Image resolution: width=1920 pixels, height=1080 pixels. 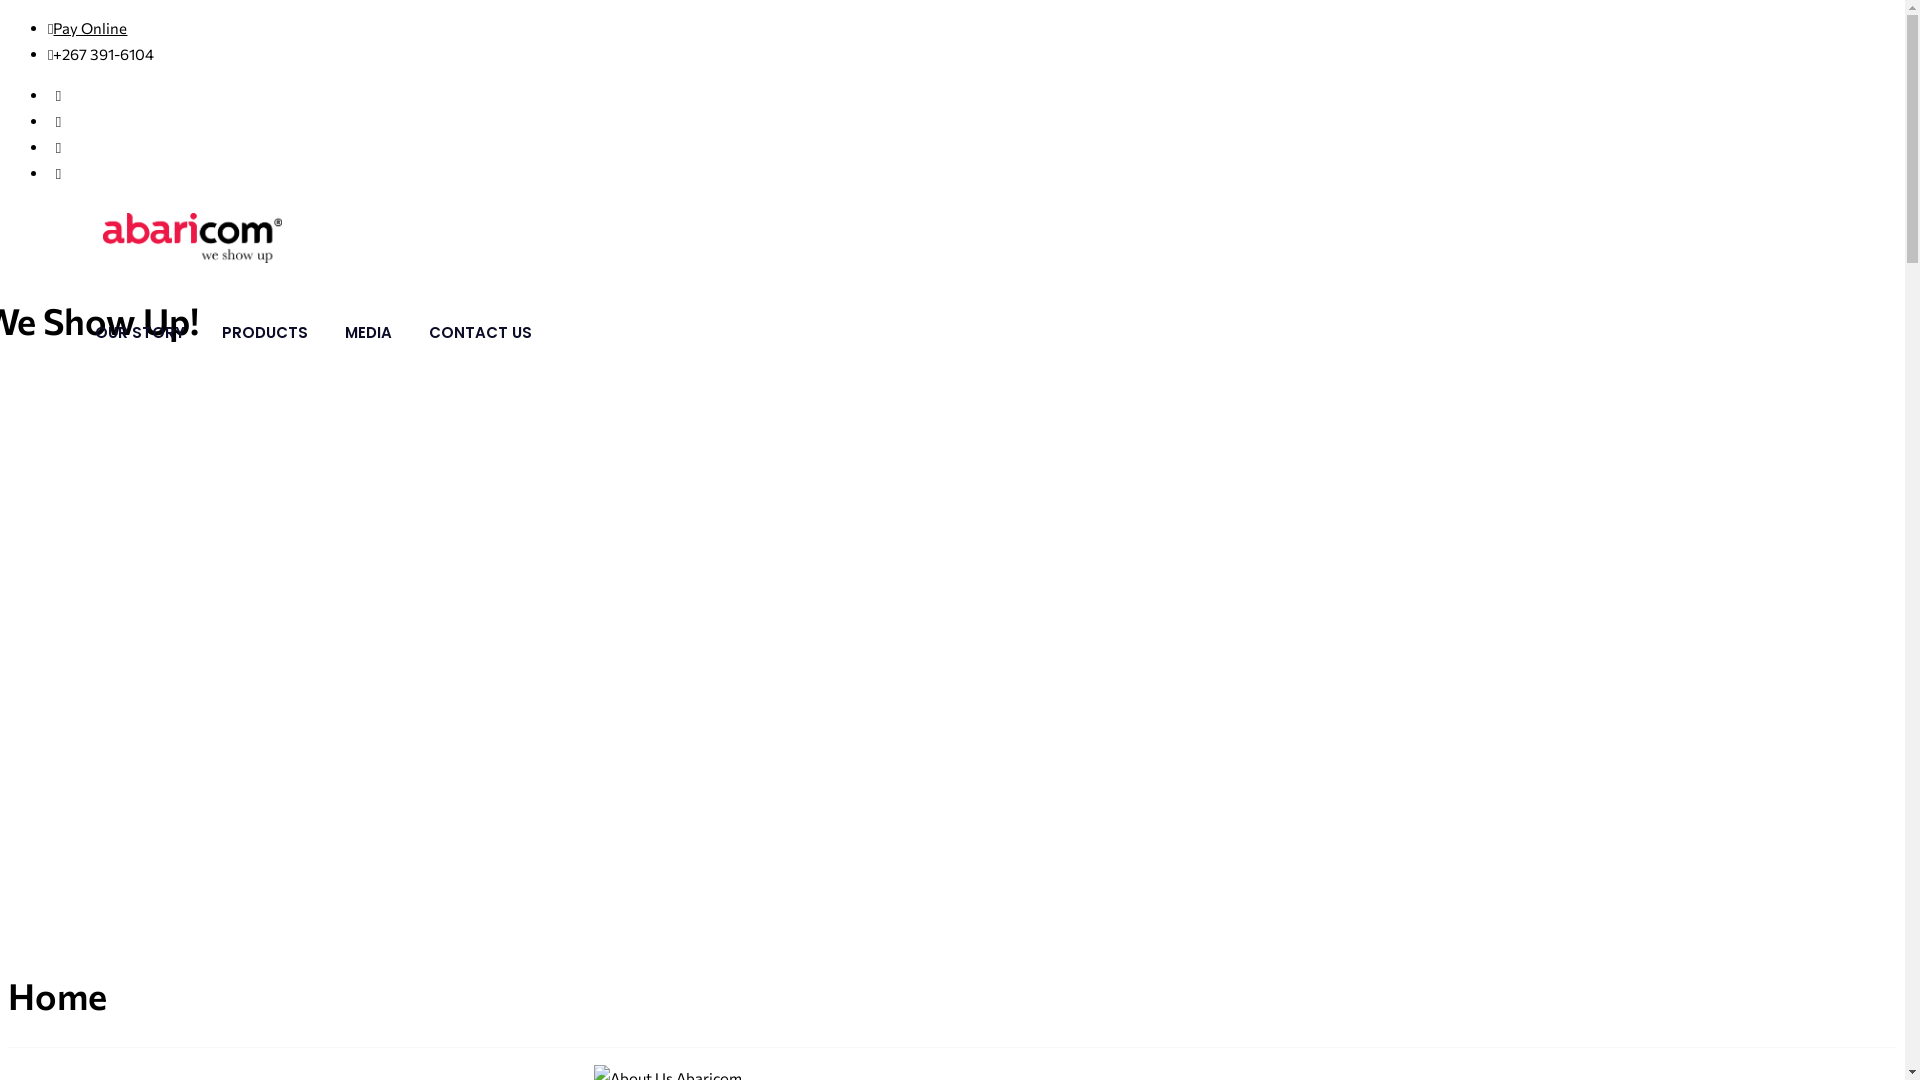 What do you see at coordinates (368, 331) in the screenshot?
I see `'MEDIA'` at bounding box center [368, 331].